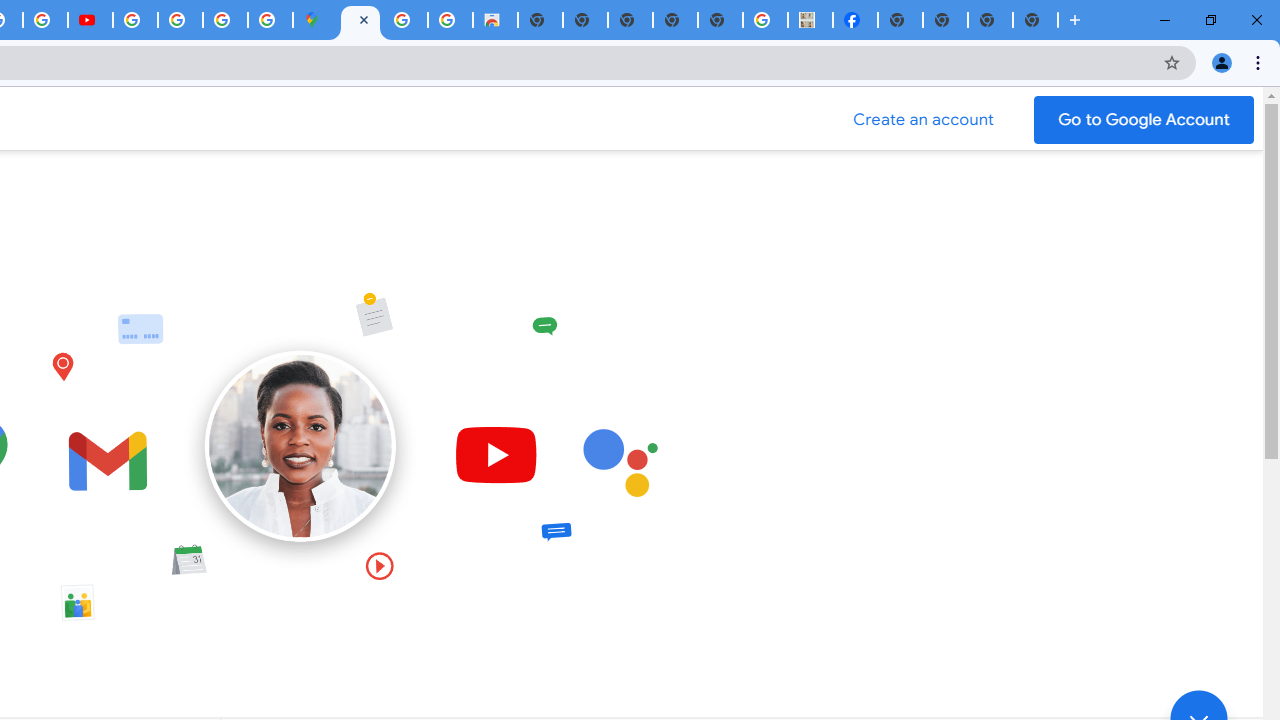  What do you see at coordinates (1144, 119) in the screenshot?
I see `'Go to your Google Account'` at bounding box center [1144, 119].